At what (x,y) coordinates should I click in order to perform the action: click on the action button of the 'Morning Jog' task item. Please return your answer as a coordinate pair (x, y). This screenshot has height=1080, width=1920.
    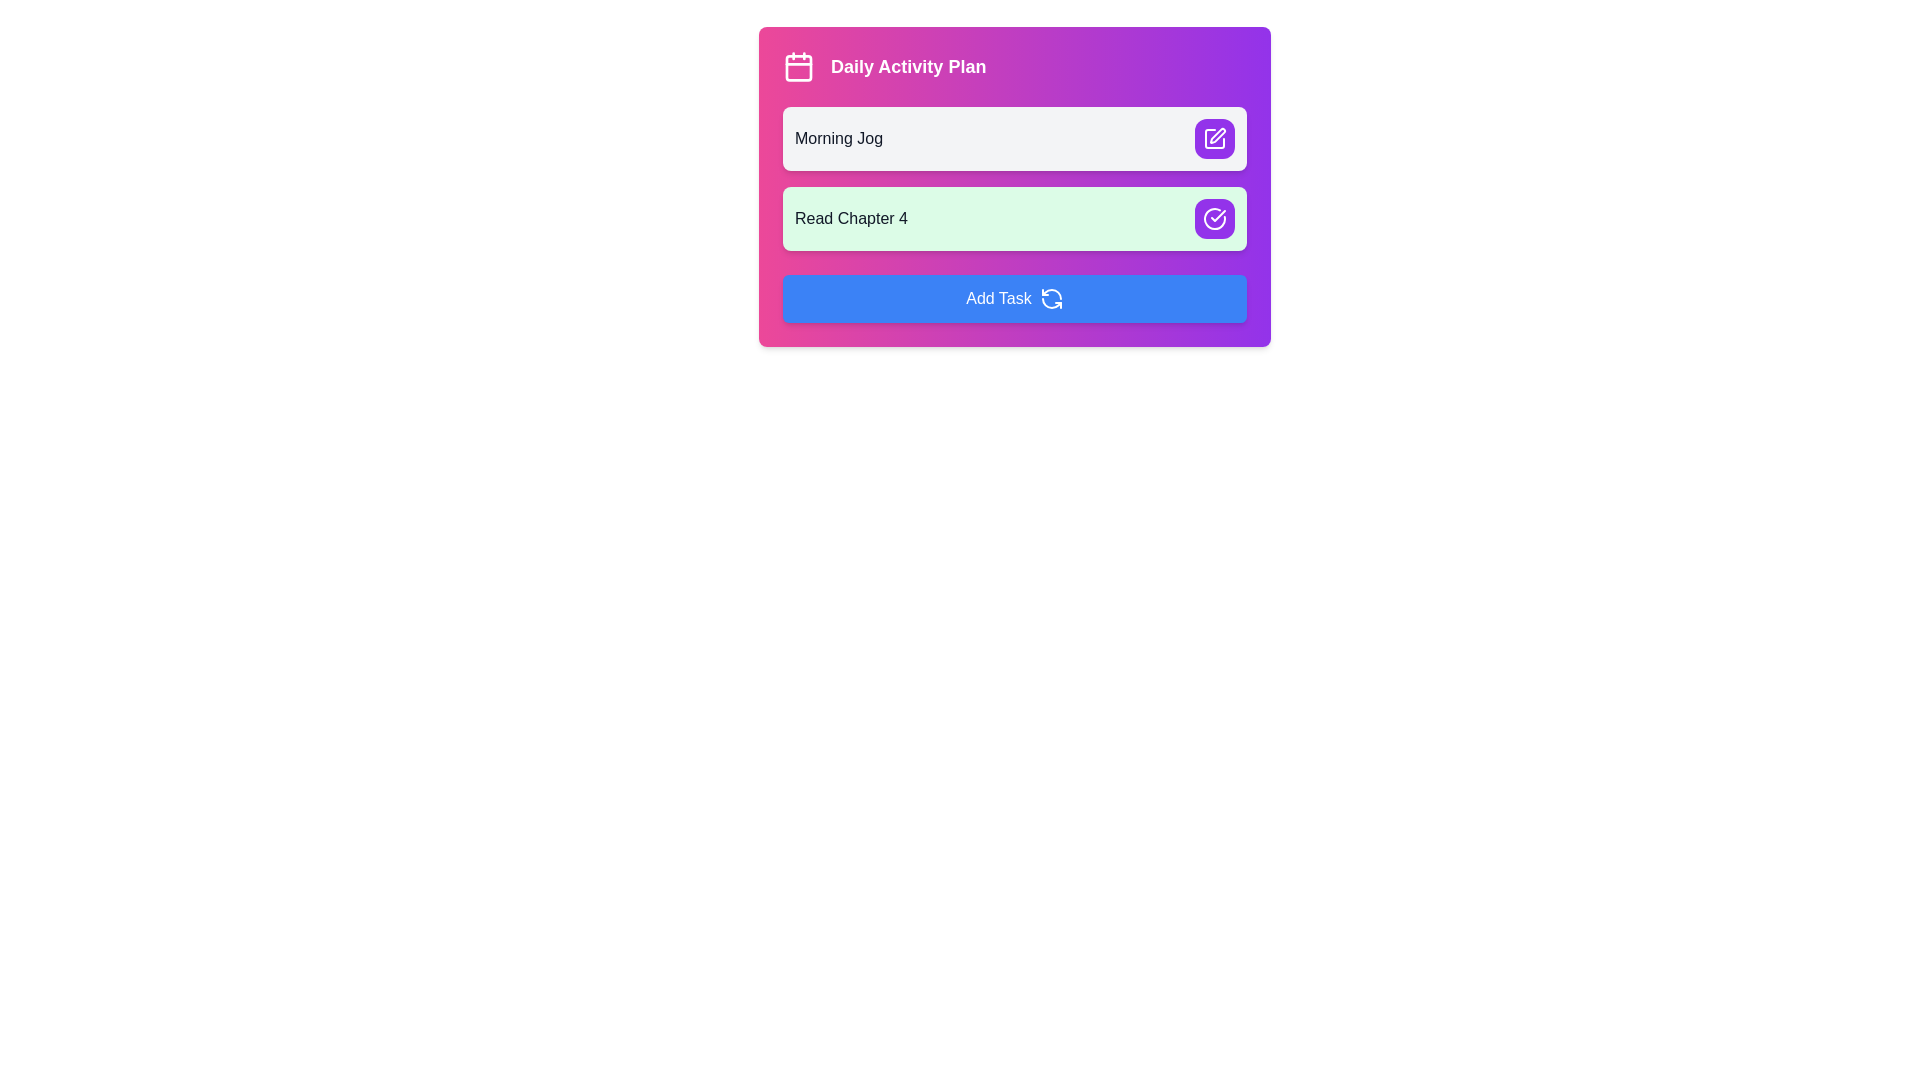
    Looking at the image, I should click on (1014, 137).